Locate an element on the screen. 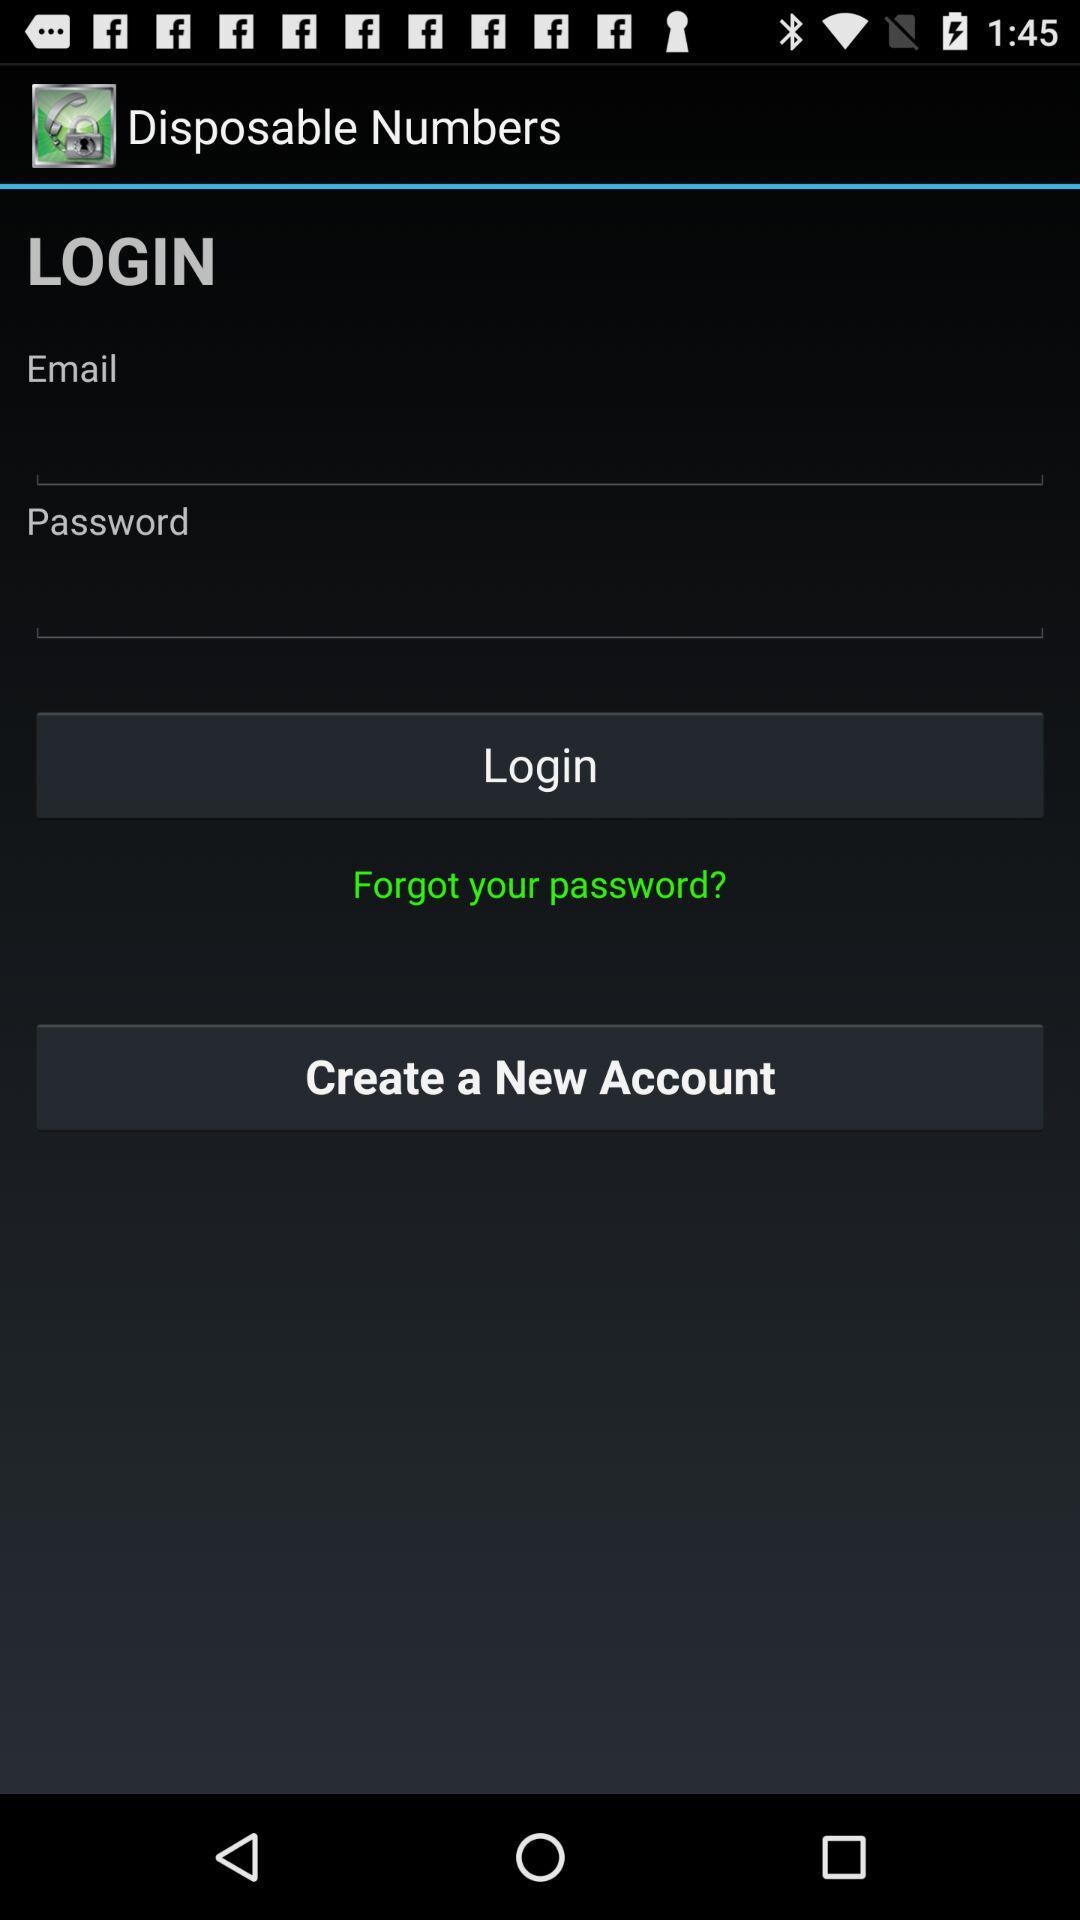  type in email is located at coordinates (540, 442).